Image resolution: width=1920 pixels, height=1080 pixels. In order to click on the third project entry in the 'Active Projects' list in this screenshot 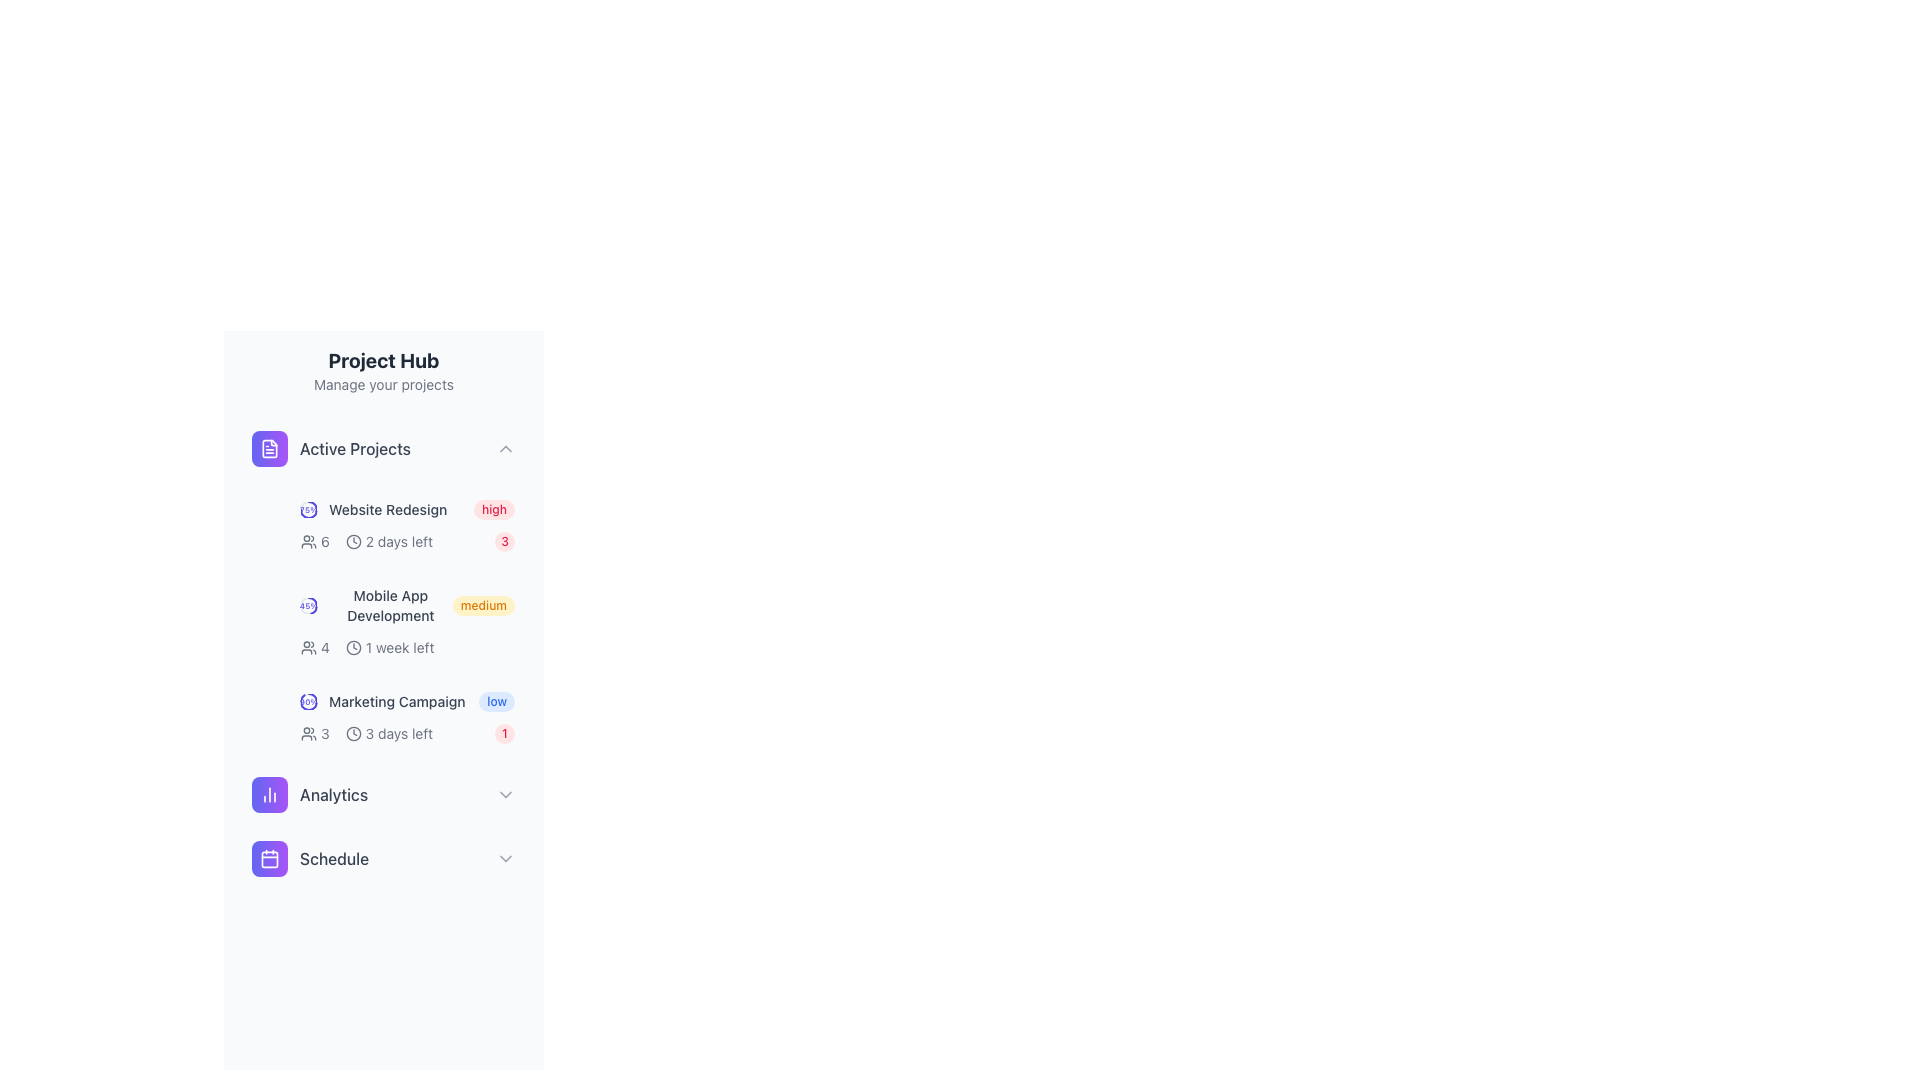, I will do `click(407, 701)`.